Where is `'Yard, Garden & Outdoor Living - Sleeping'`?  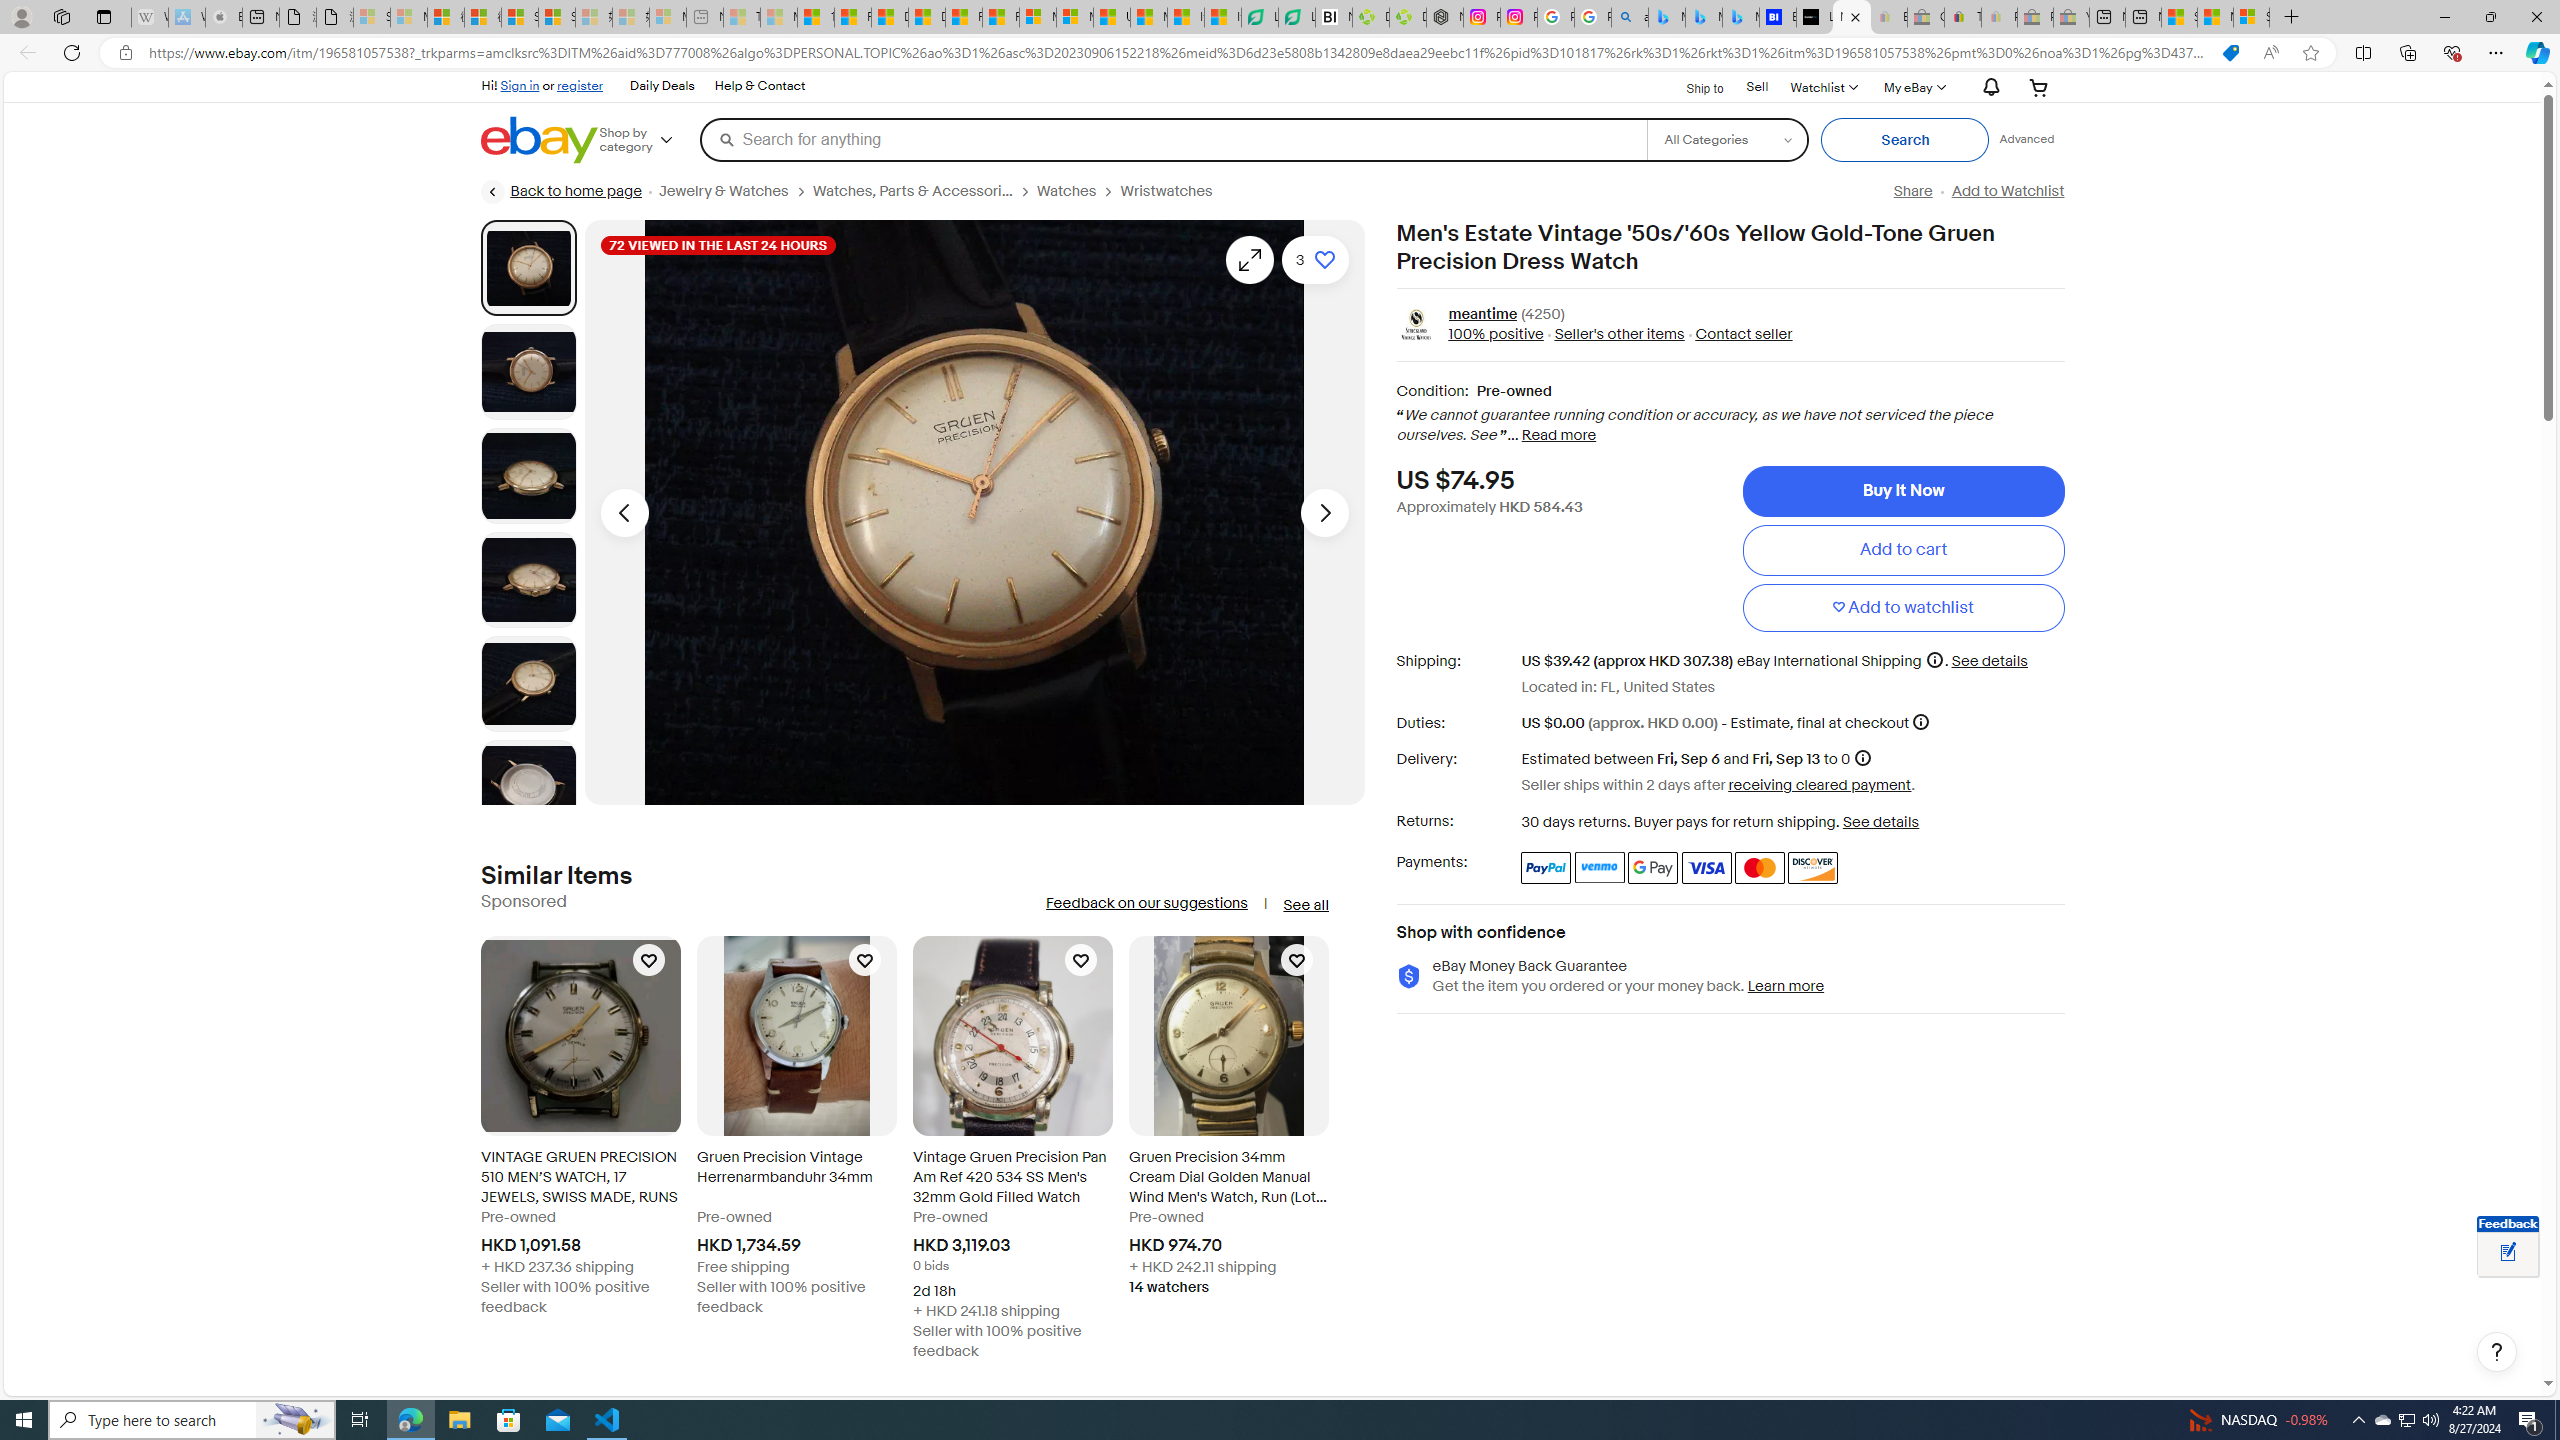 'Yard, Garden & Outdoor Living - Sleeping' is located at coordinates (2071, 16).